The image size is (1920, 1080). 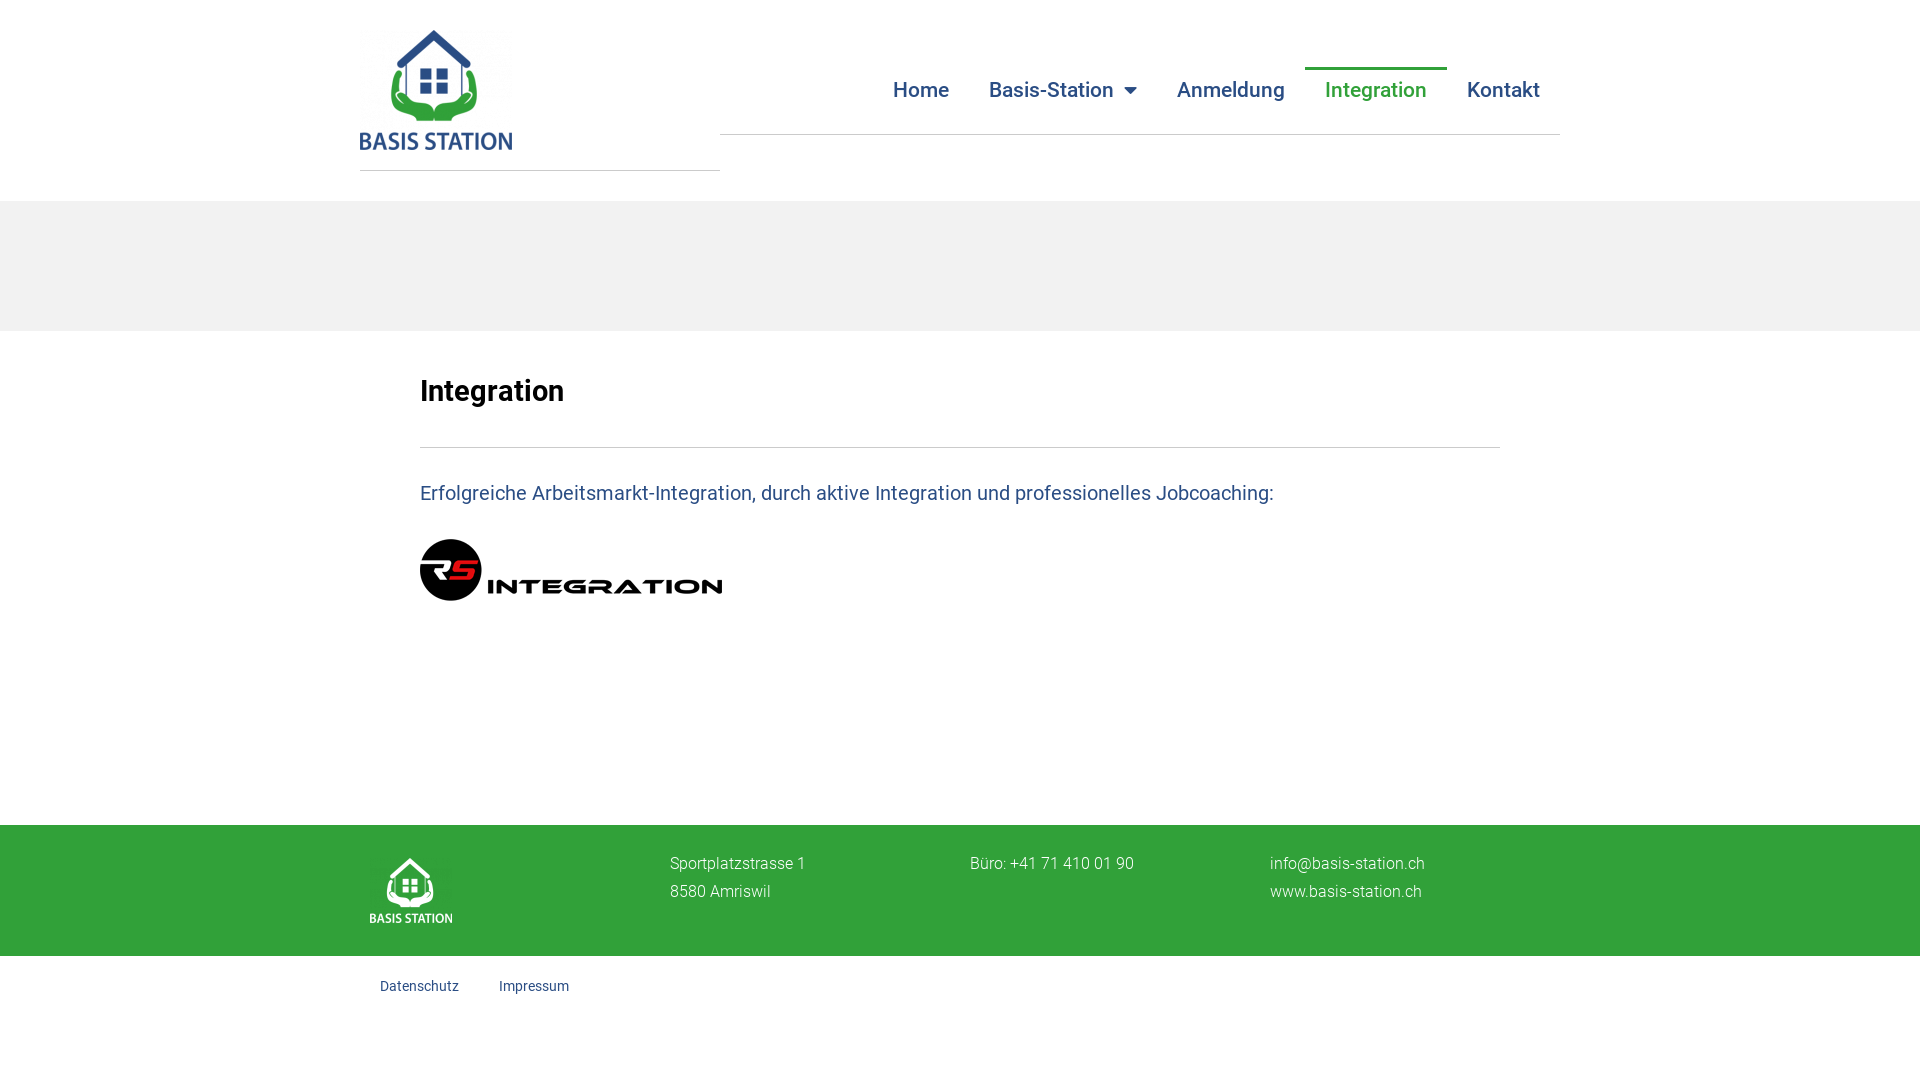 What do you see at coordinates (1229, 88) in the screenshot?
I see `'Anmeldung'` at bounding box center [1229, 88].